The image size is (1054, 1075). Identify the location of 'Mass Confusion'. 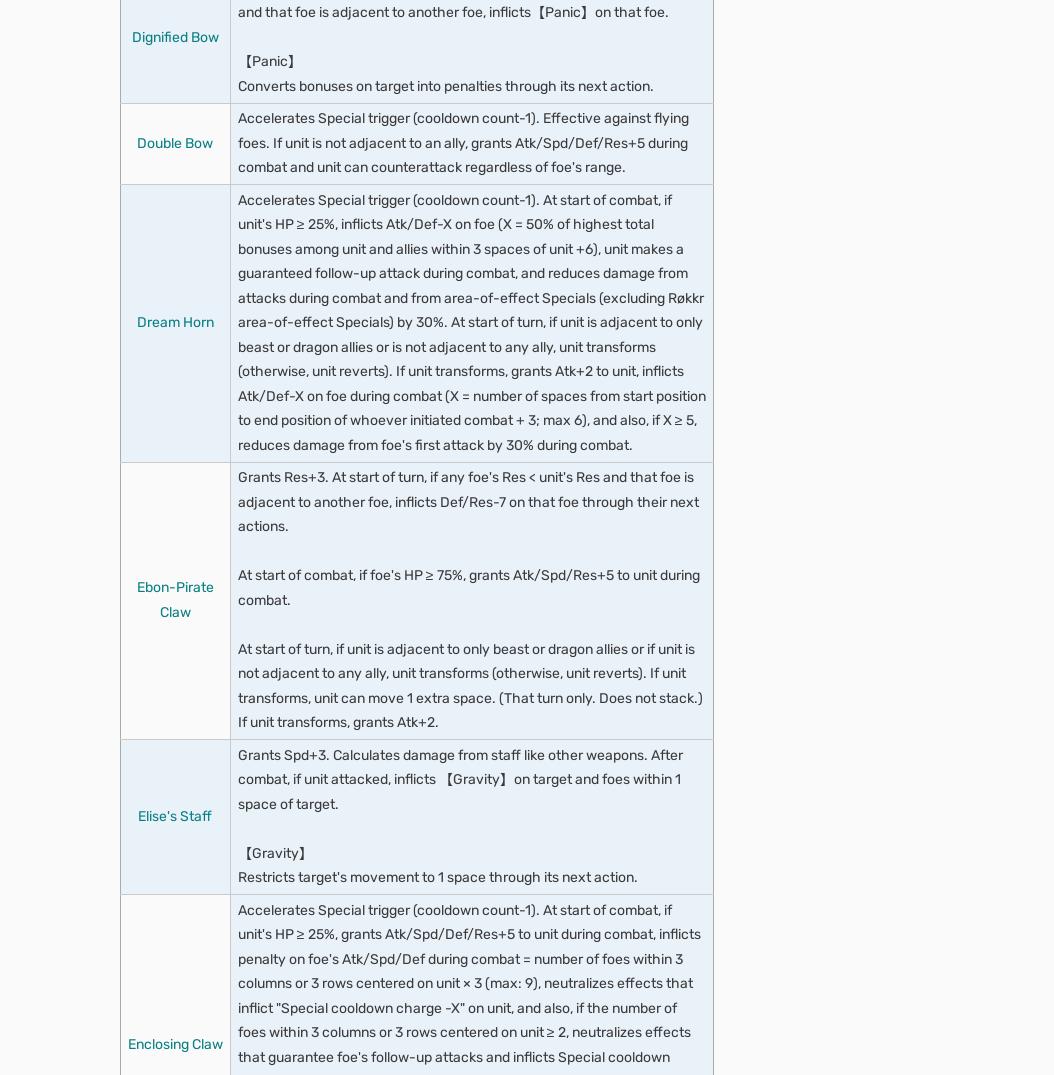
(211, 713).